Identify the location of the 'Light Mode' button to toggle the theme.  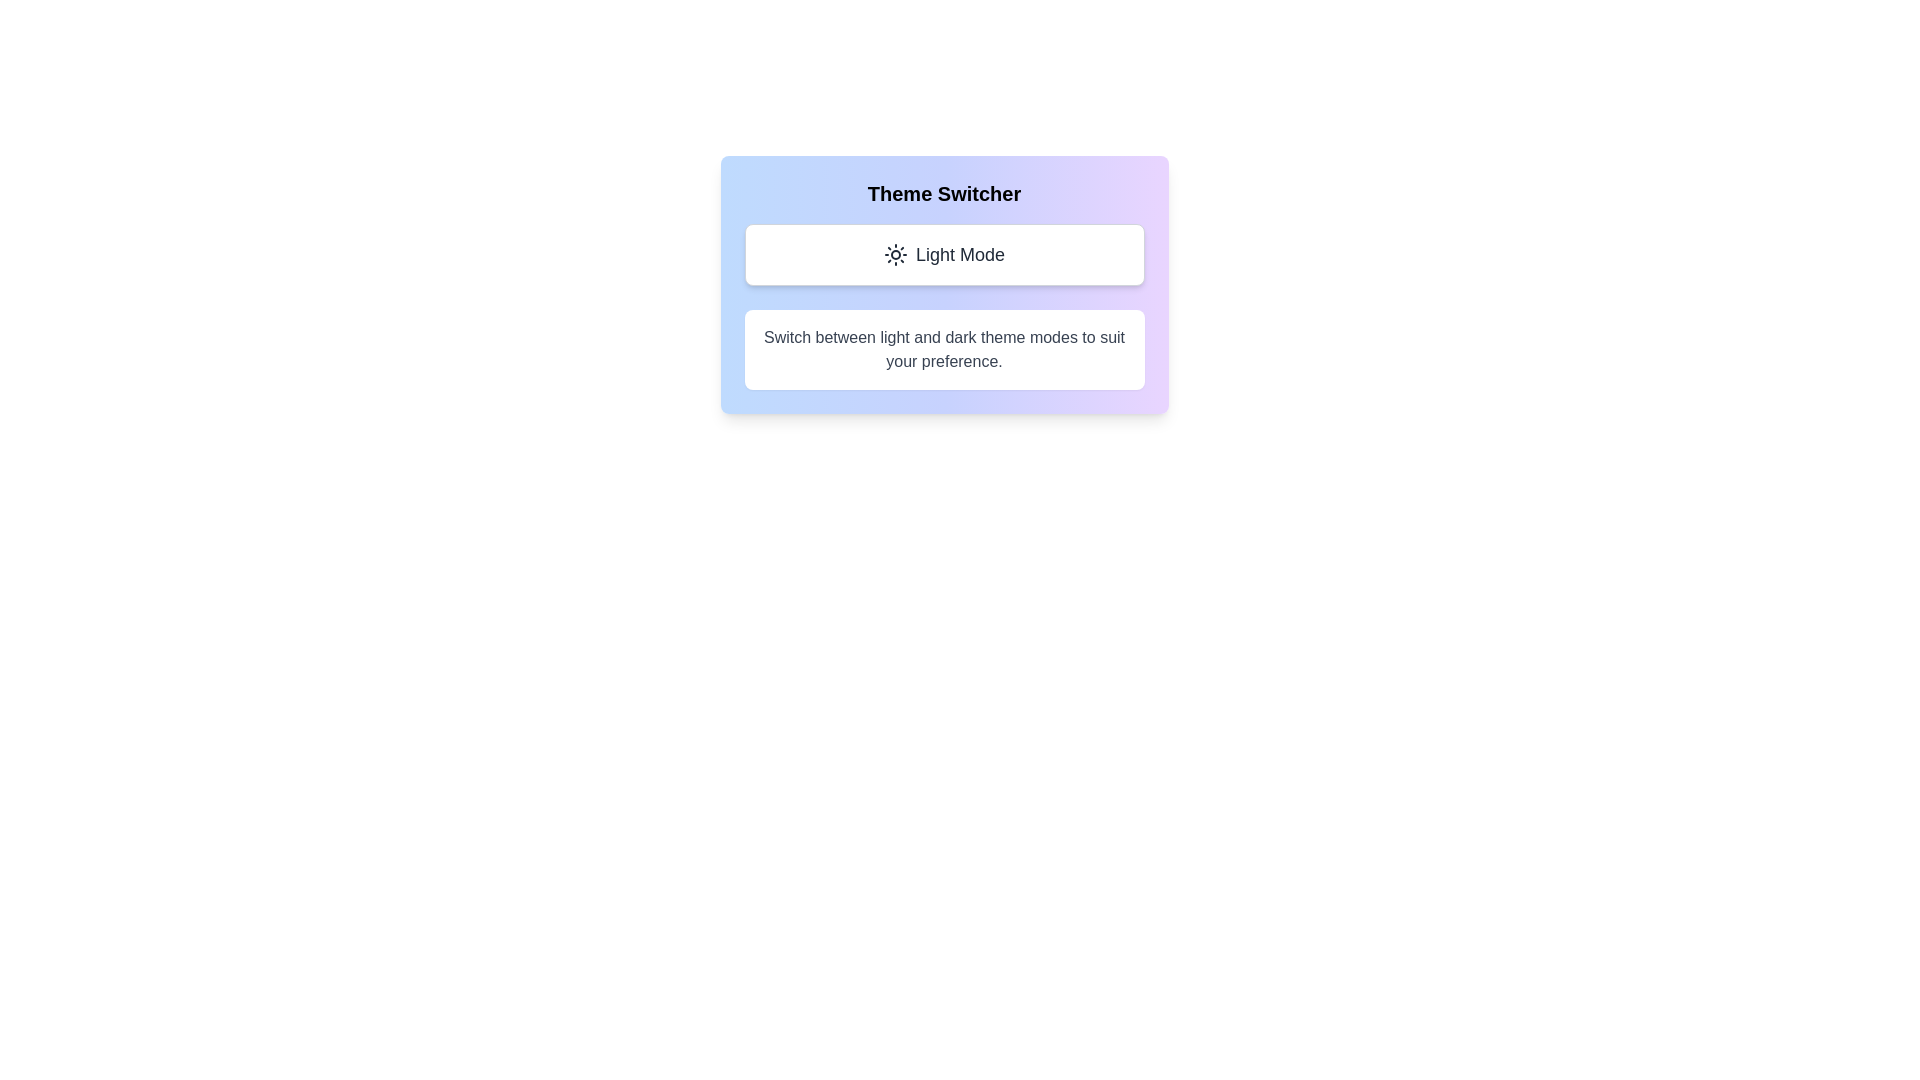
(943, 253).